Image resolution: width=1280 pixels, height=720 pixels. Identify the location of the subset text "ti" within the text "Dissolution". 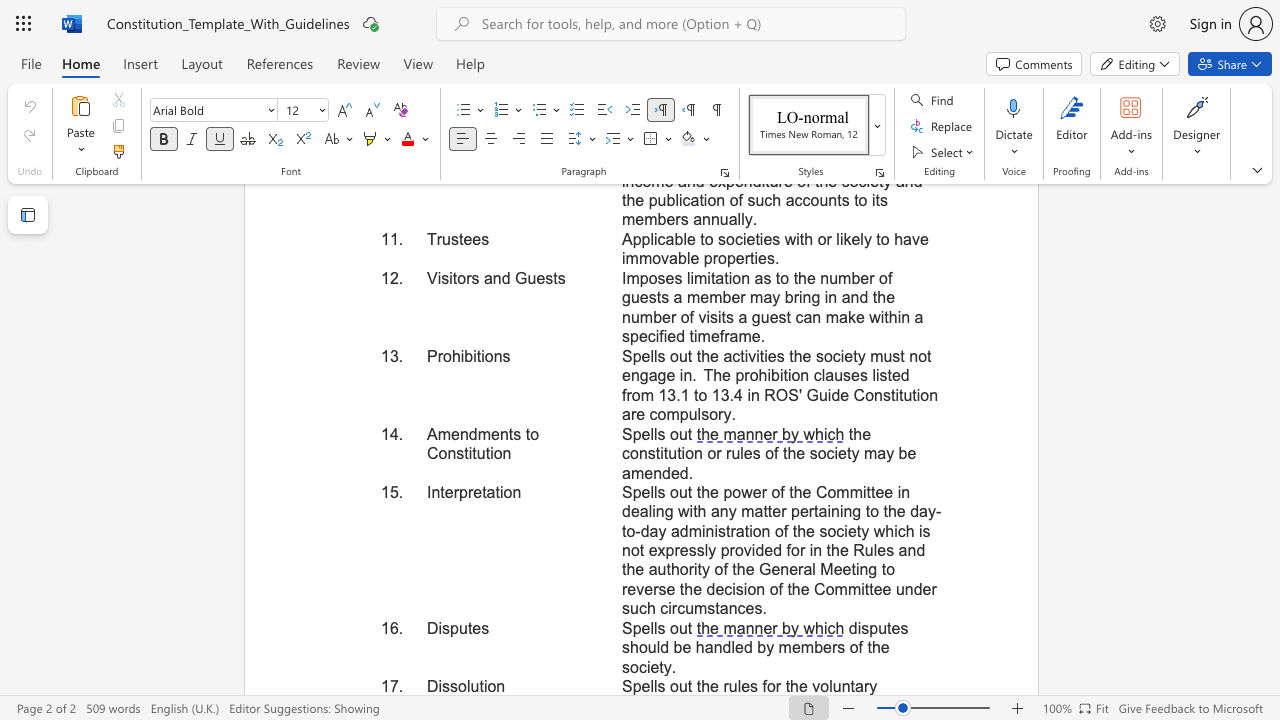
(478, 685).